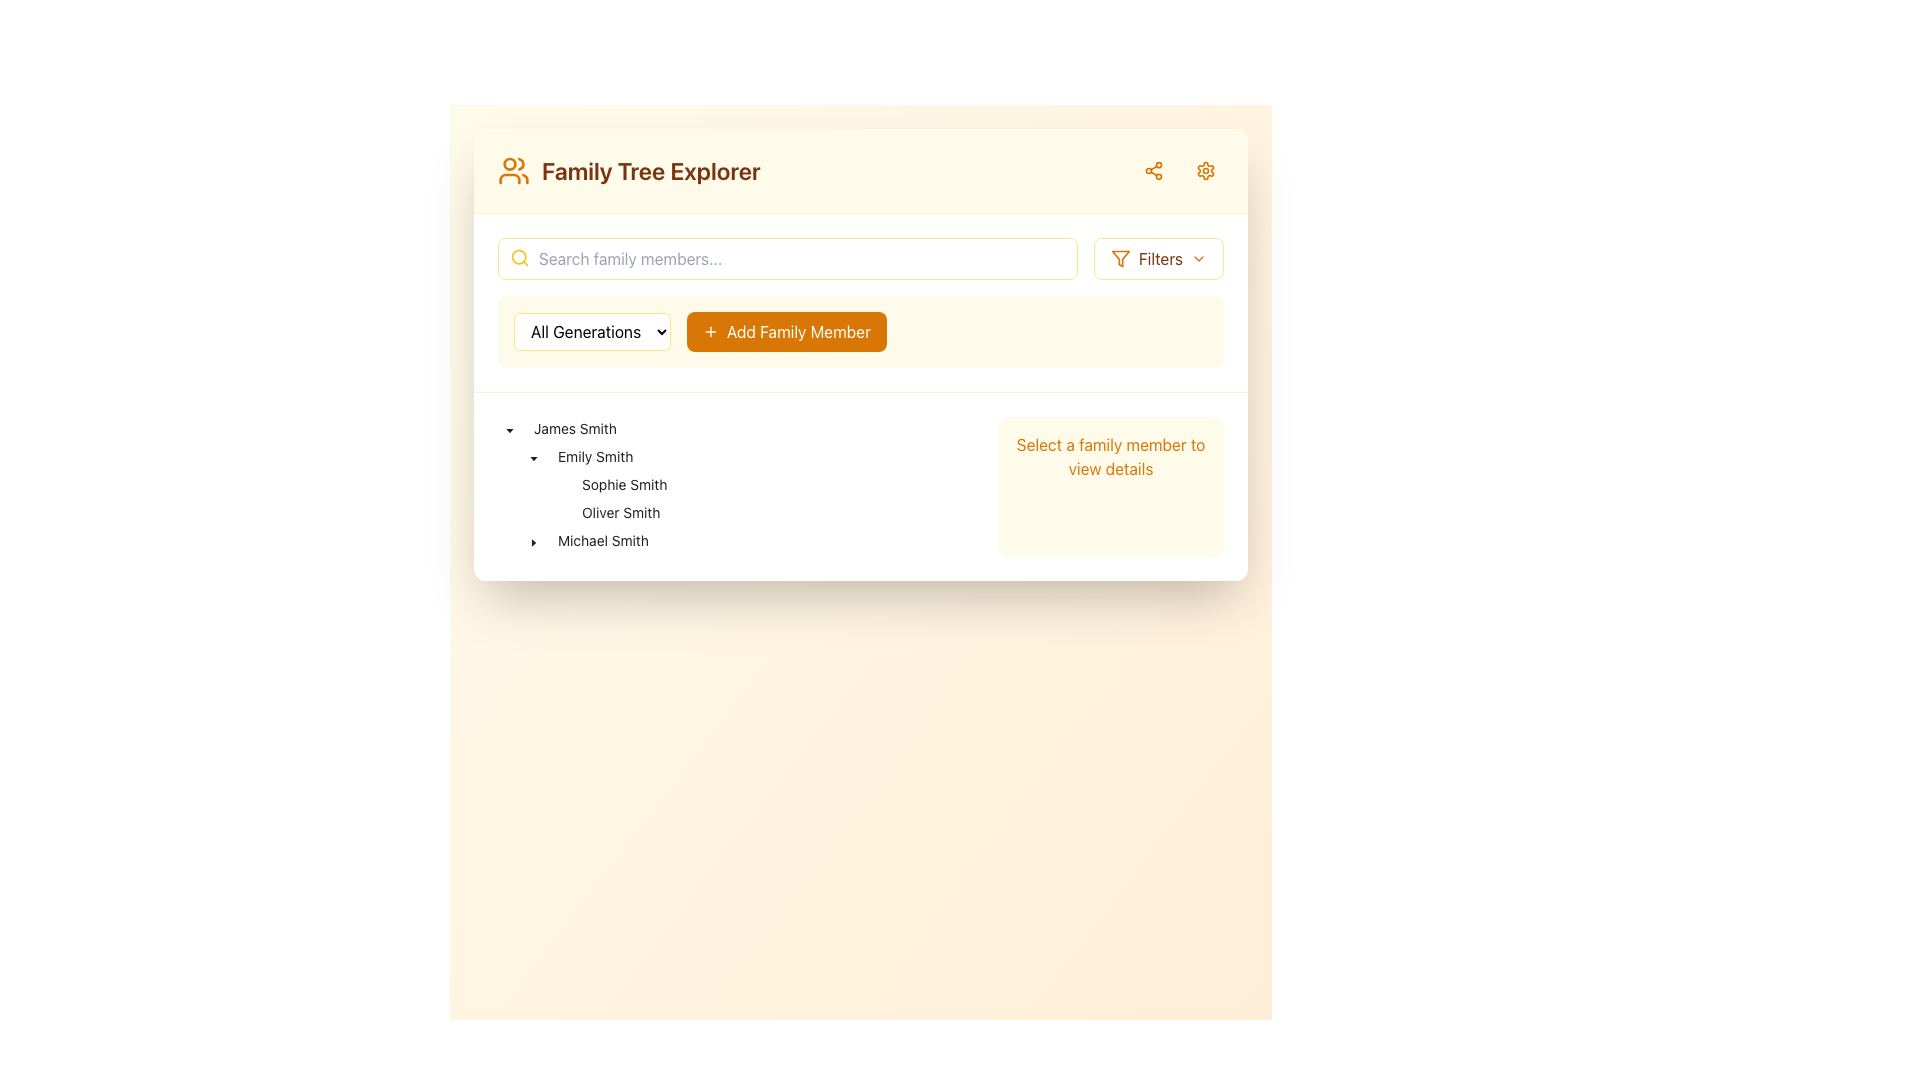 The height and width of the screenshot is (1080, 1920). I want to click on the toggle icon located in the navigation tree, specifically to the left of the text 'Emily Smith' under the 'James Smith' node, to trigger any hover effects, so click(509, 430).